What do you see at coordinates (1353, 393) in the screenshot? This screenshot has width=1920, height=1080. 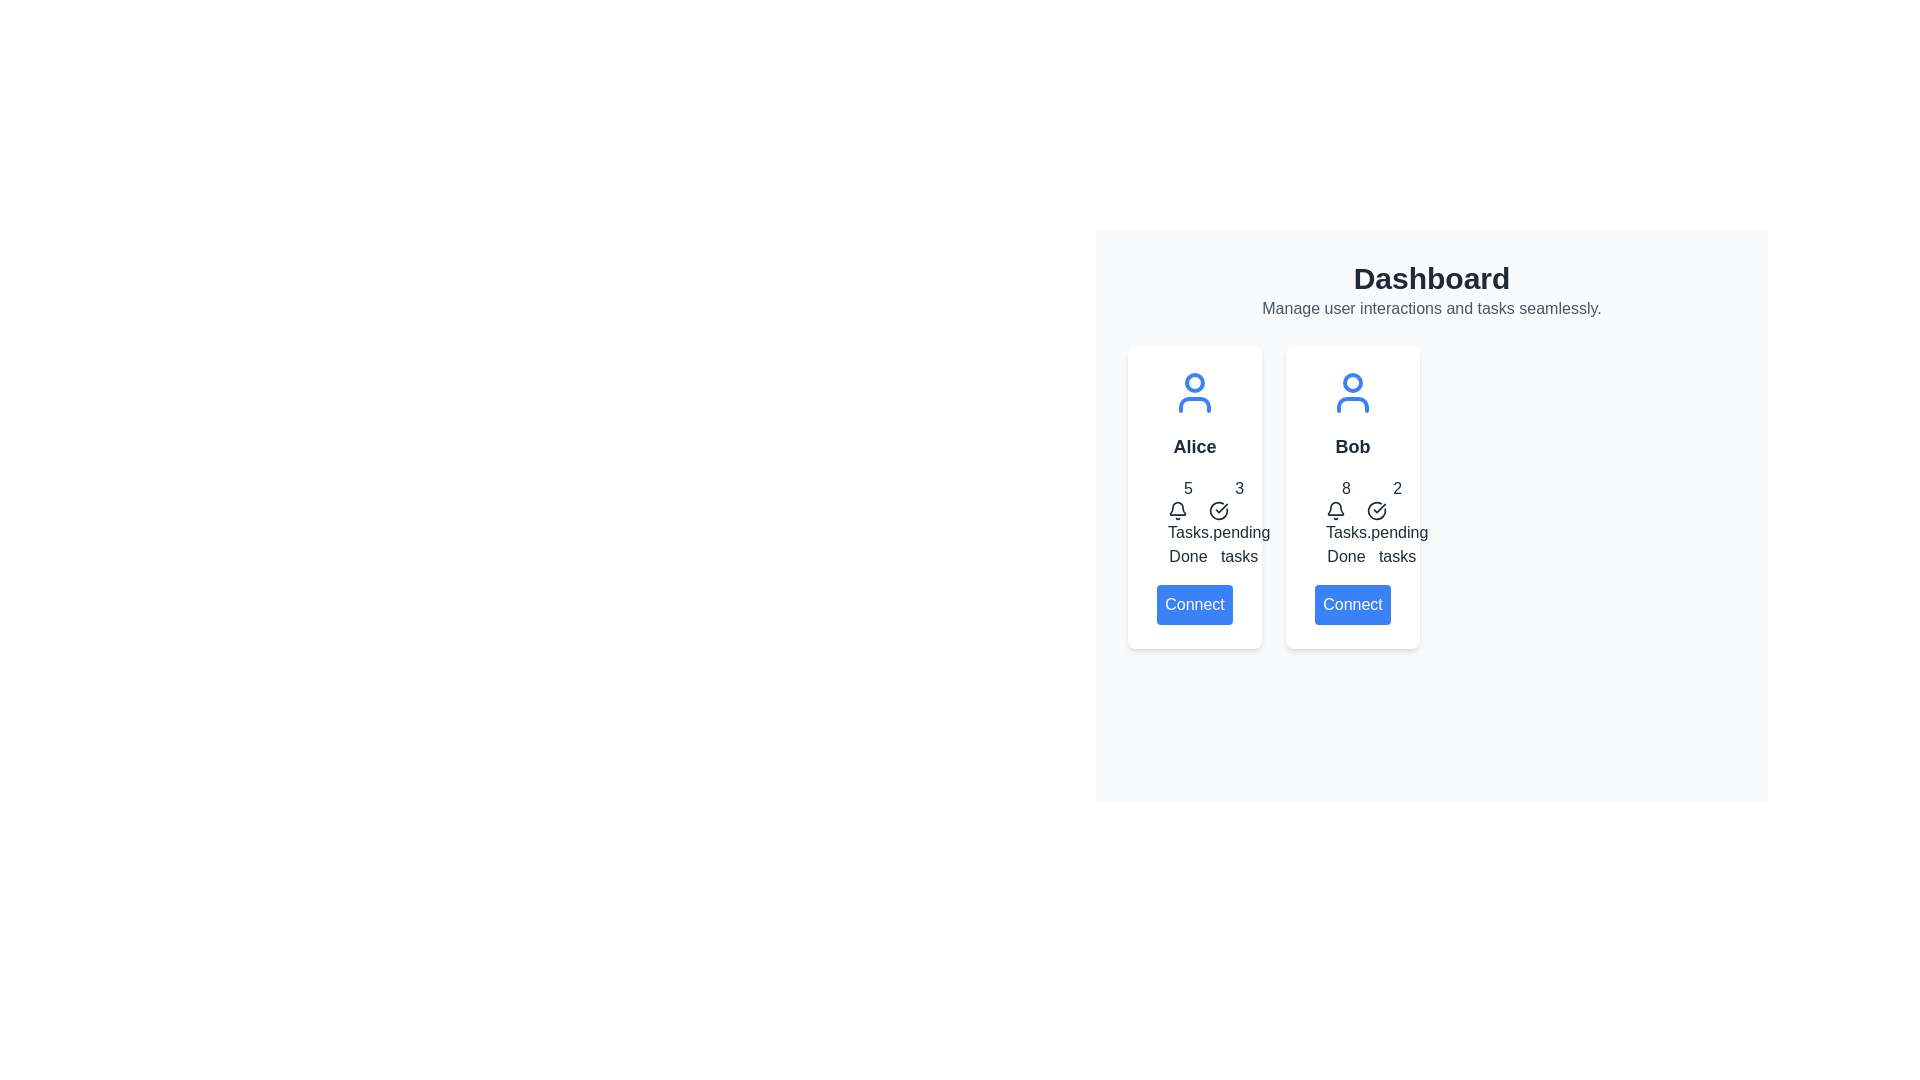 I see `the user avatar icon representing 'Bob' at the top-center of the card` at bounding box center [1353, 393].